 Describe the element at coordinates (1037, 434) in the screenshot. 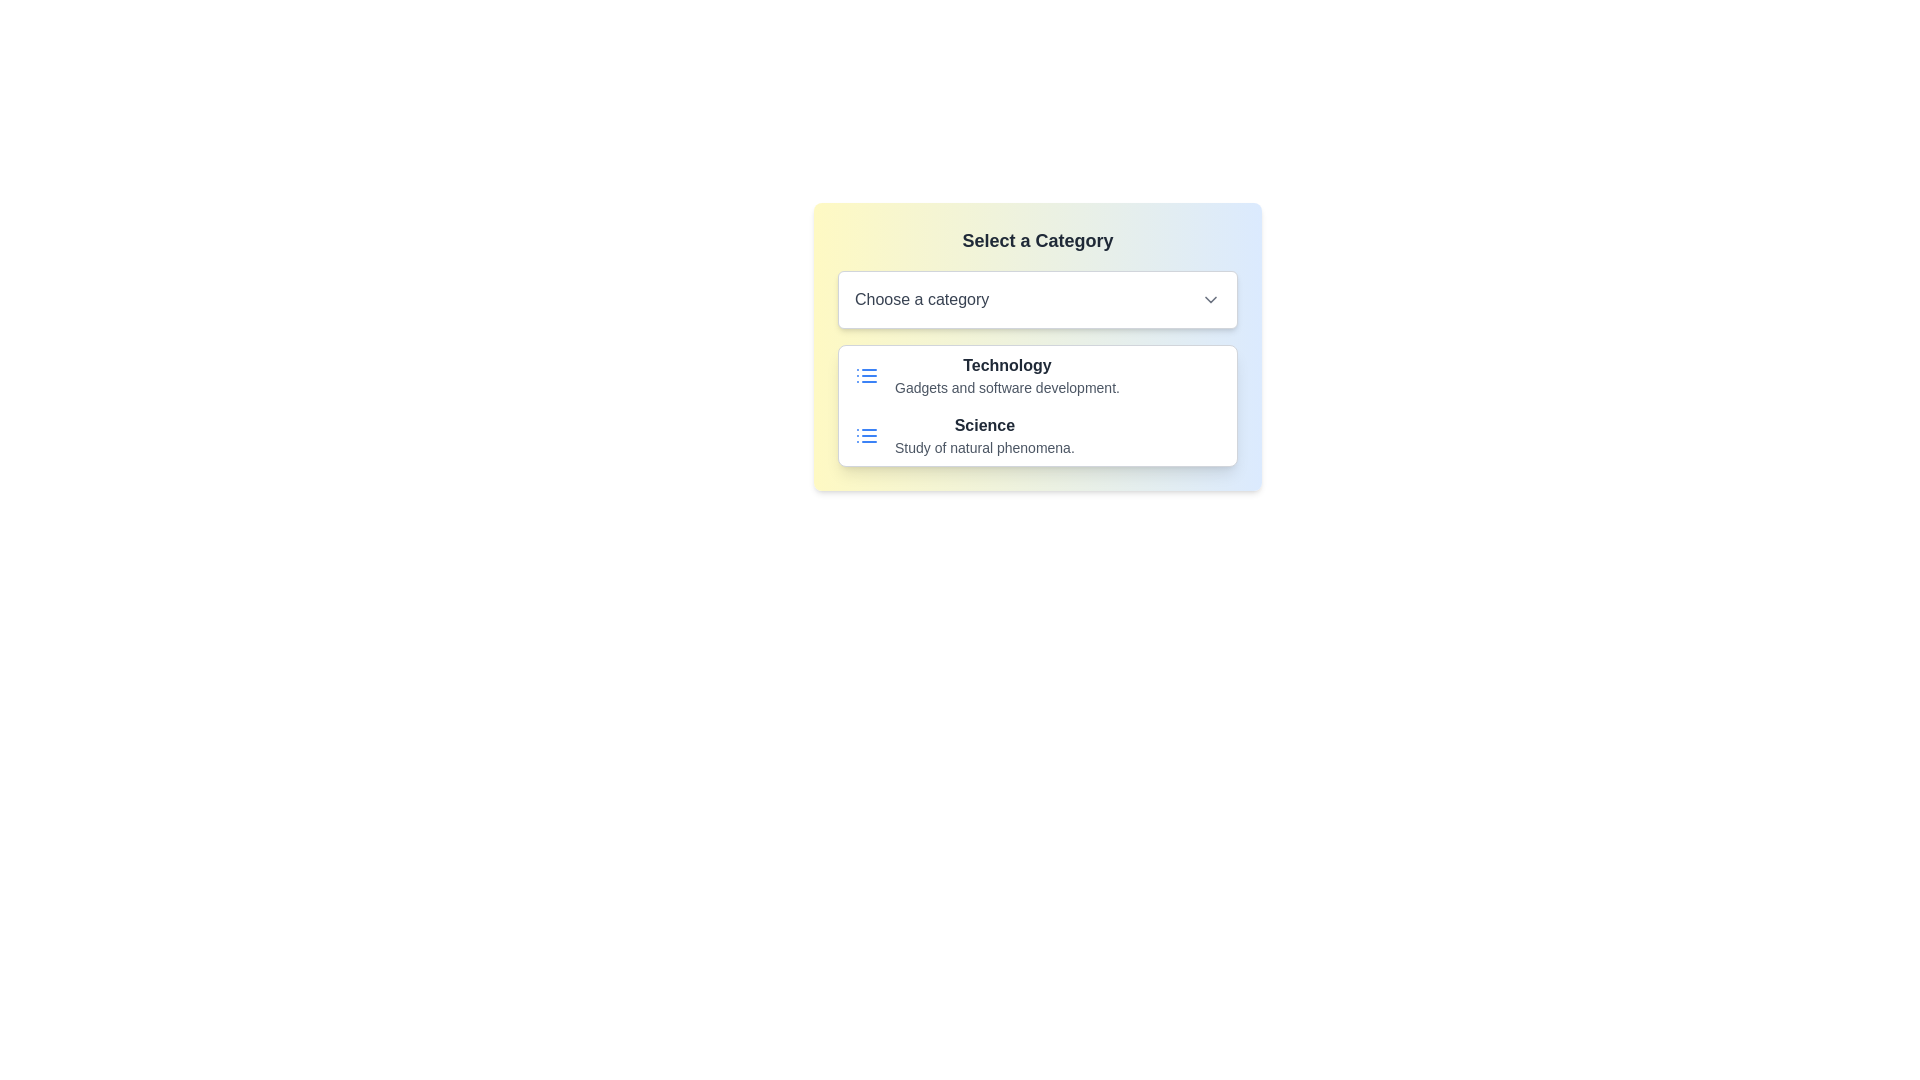

I see `the second informational list item that likely navigates to a 'Science' related section, located below the 'Technology' item` at that location.